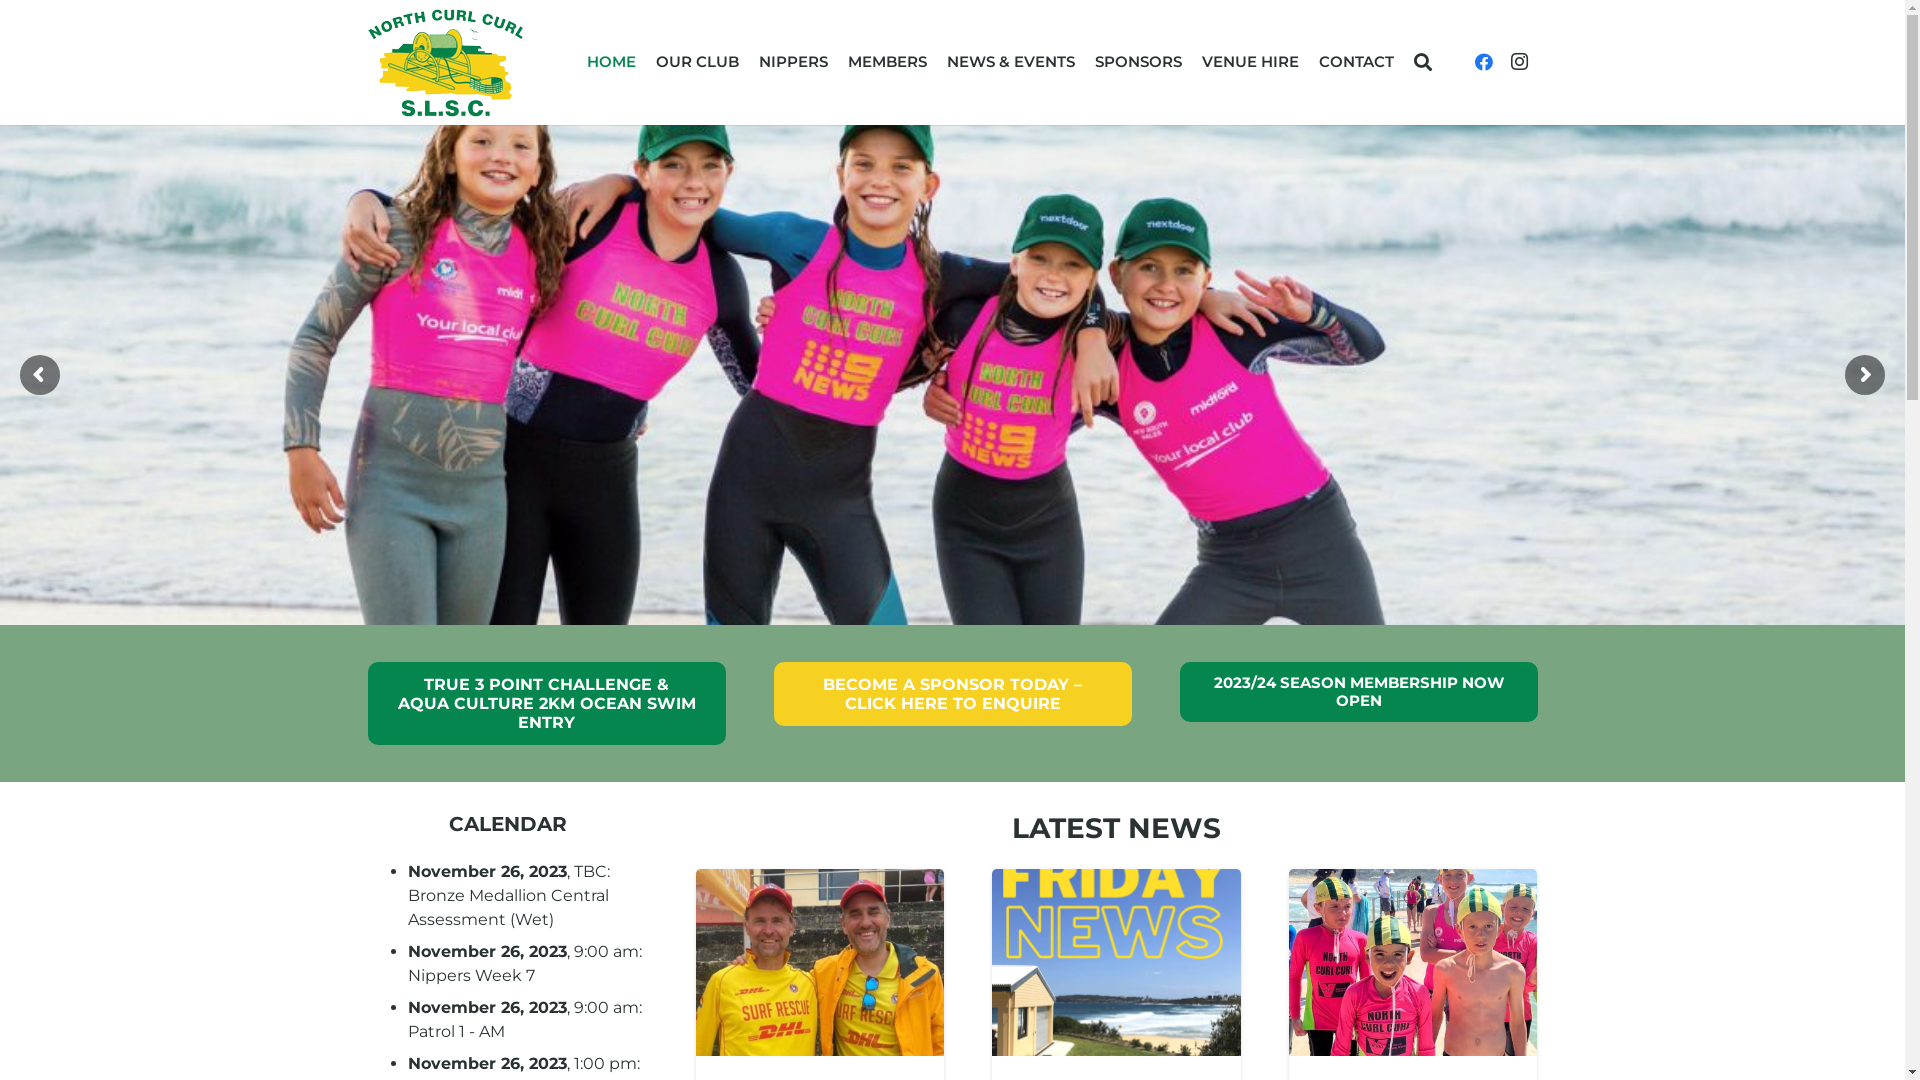  Describe the element at coordinates (1356, 60) in the screenshot. I see `'CONTACT'` at that location.